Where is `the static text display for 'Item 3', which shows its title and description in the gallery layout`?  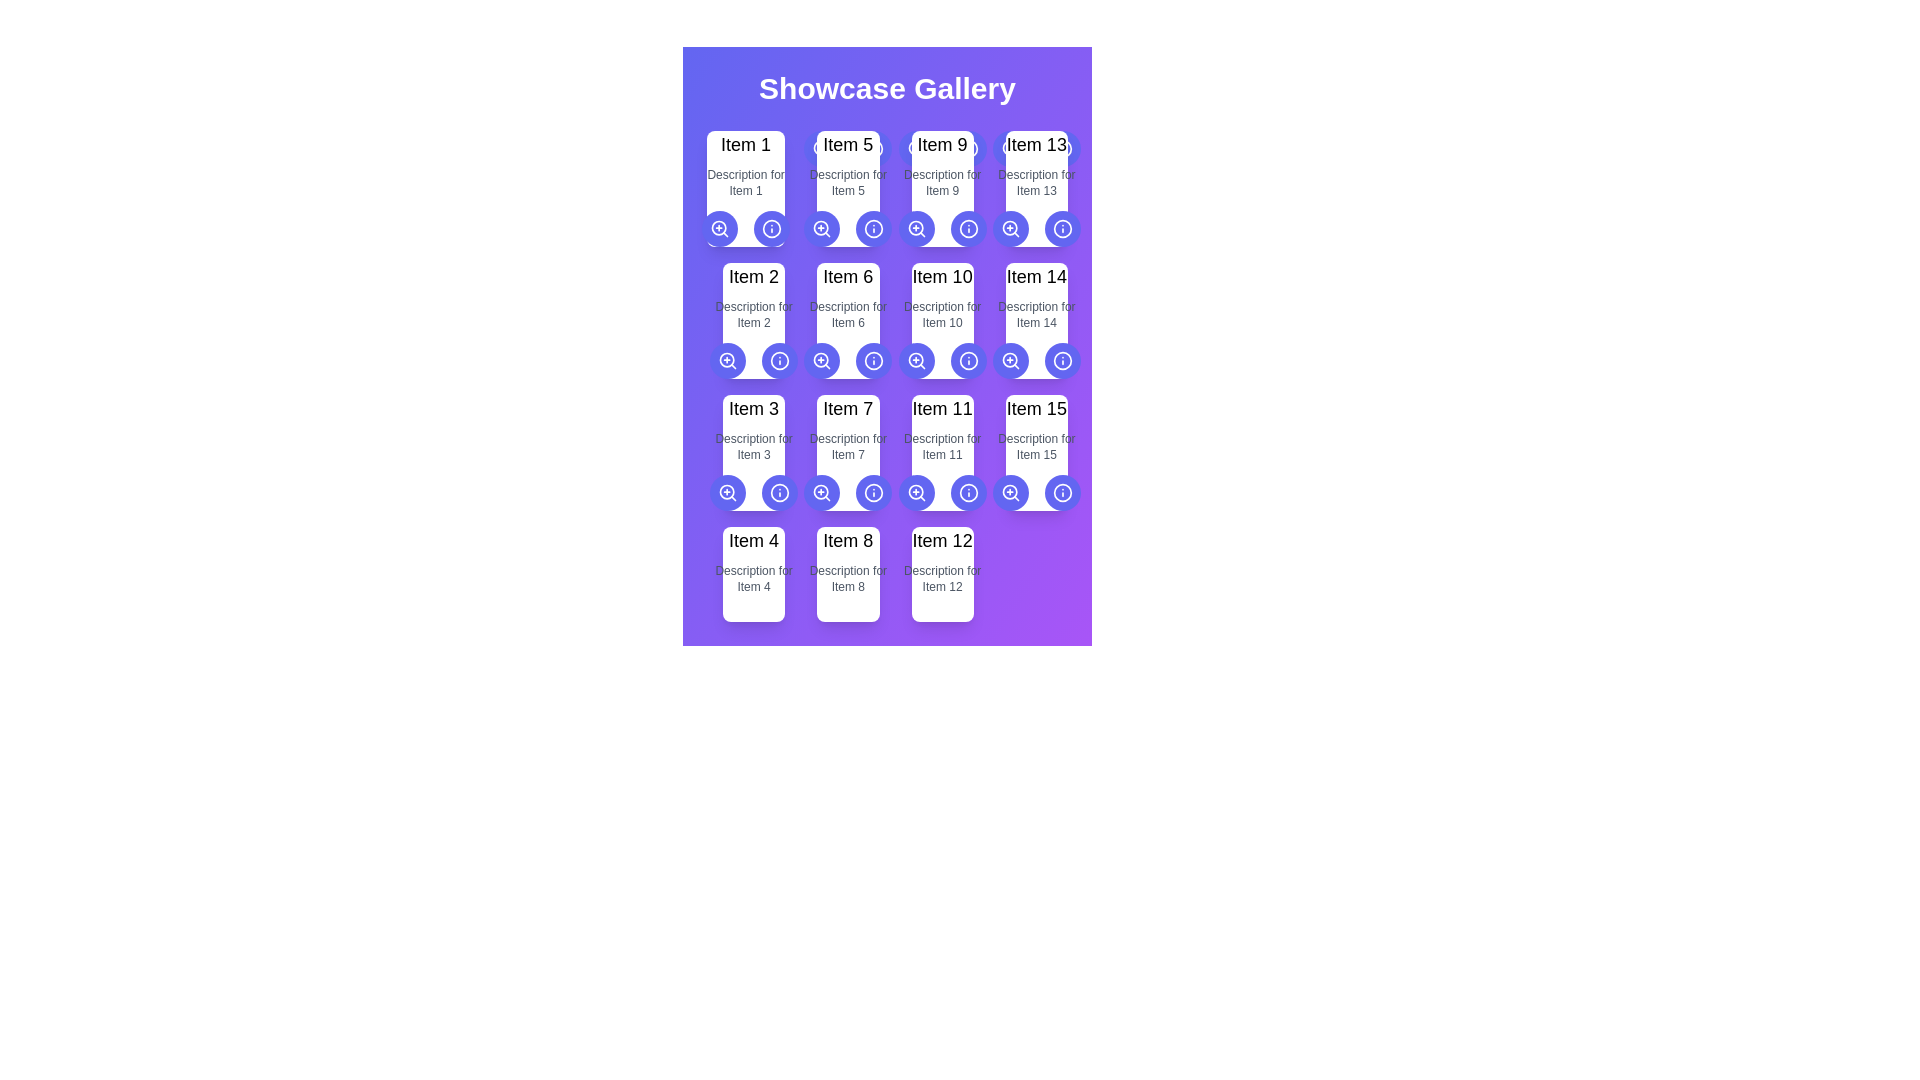
the static text display for 'Item 3', which shows its title and description in the gallery layout is located at coordinates (753, 452).